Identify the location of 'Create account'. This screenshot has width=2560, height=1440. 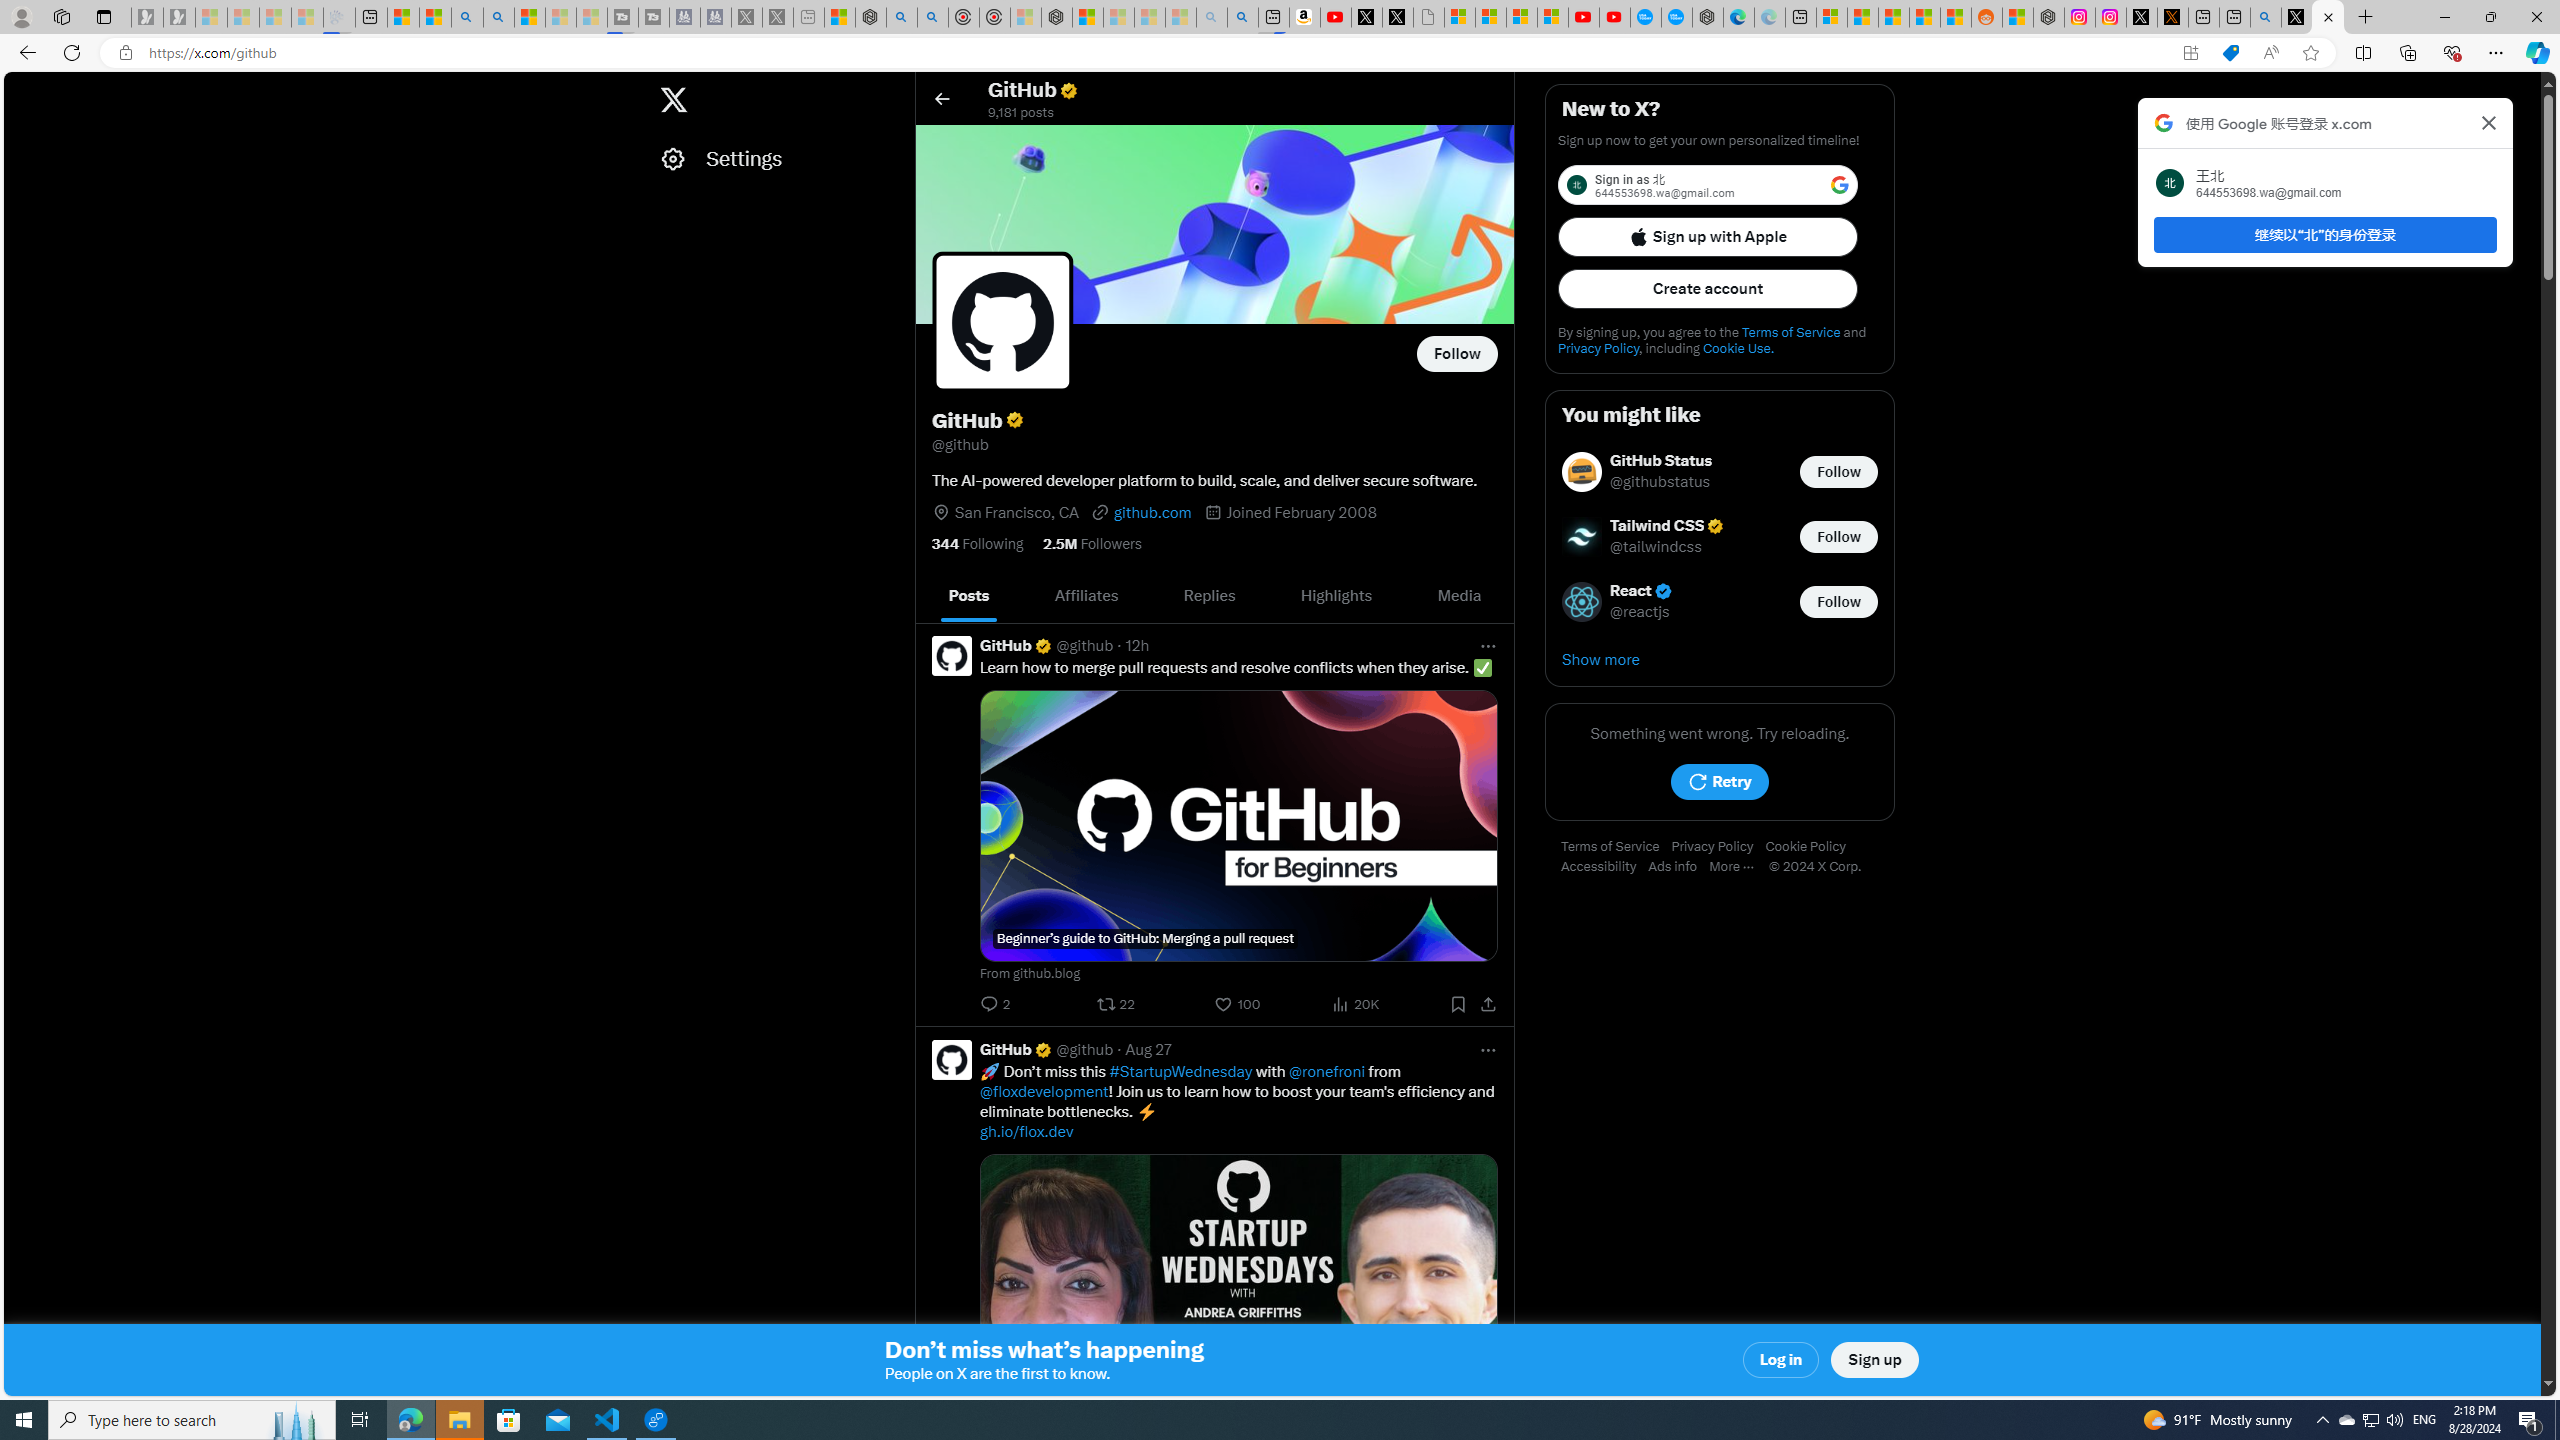
(1708, 288).